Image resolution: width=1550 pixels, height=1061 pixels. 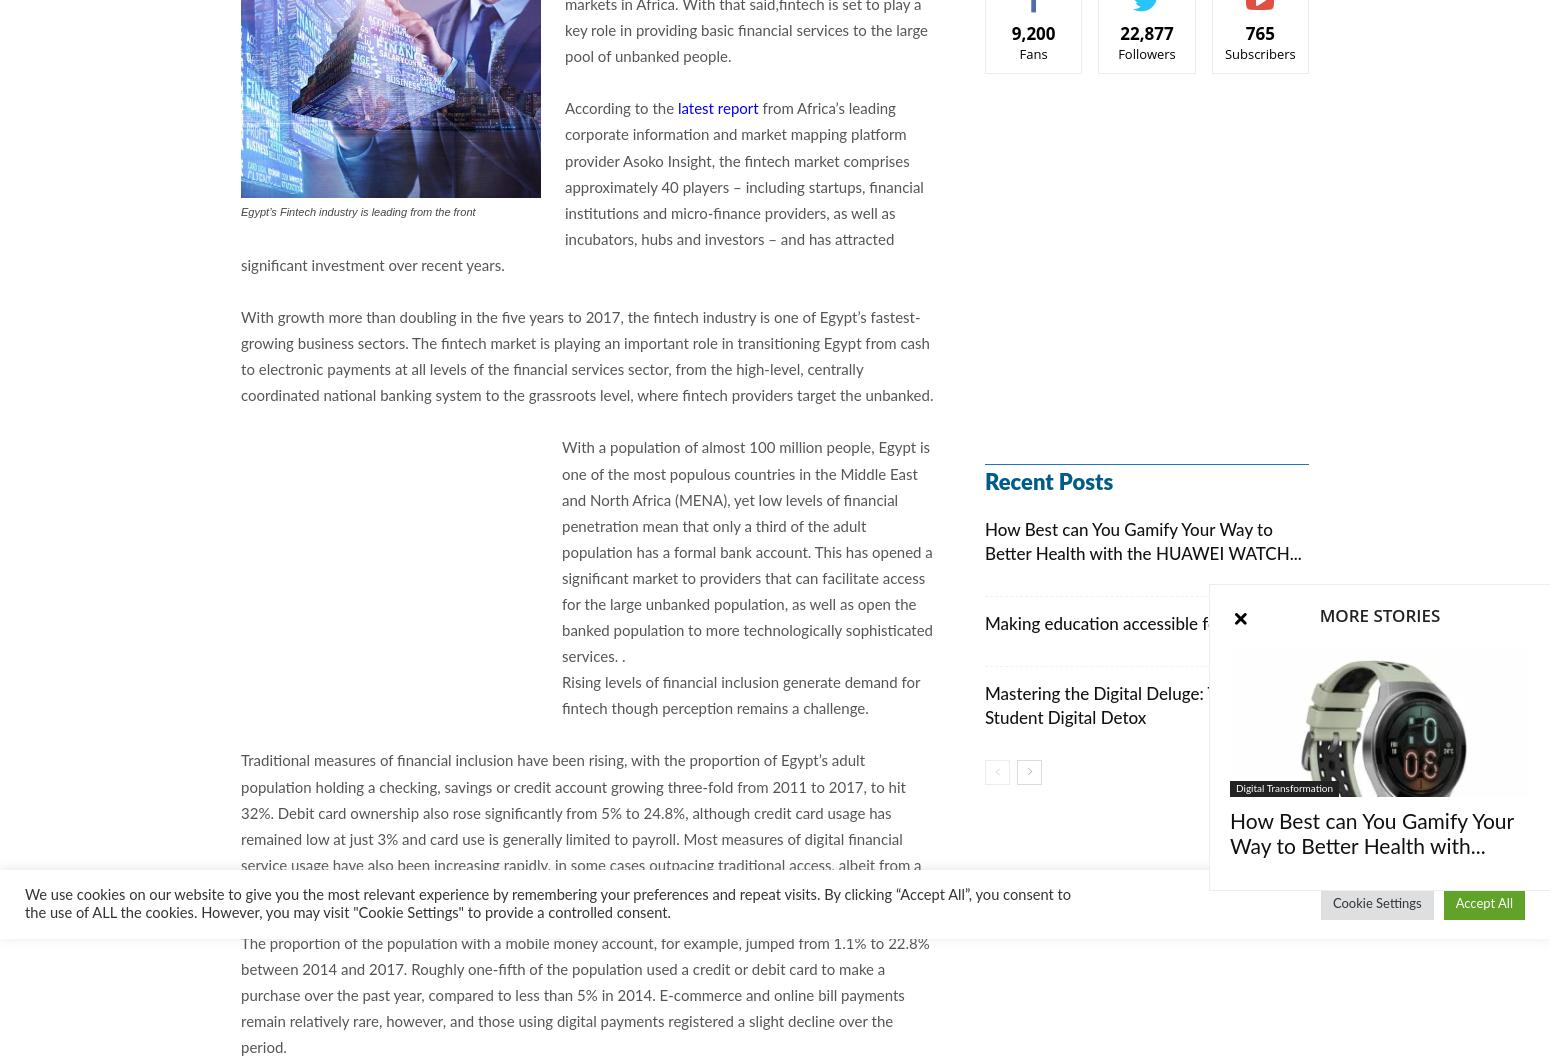 What do you see at coordinates (584, 995) in the screenshot?
I see `'The proportion of the population with a mobile money account, for example, jumped from 1.1% to 22.8% between 2014 and 2017. Roughly one-fifth of the population used a credit or debit card to make a purchase over the past year, compared to less than 5% in 2014. E-commerce and online bill payments remain relatively rare, however, and those using digital payments registered a slight decline over the period.'` at bounding box center [584, 995].